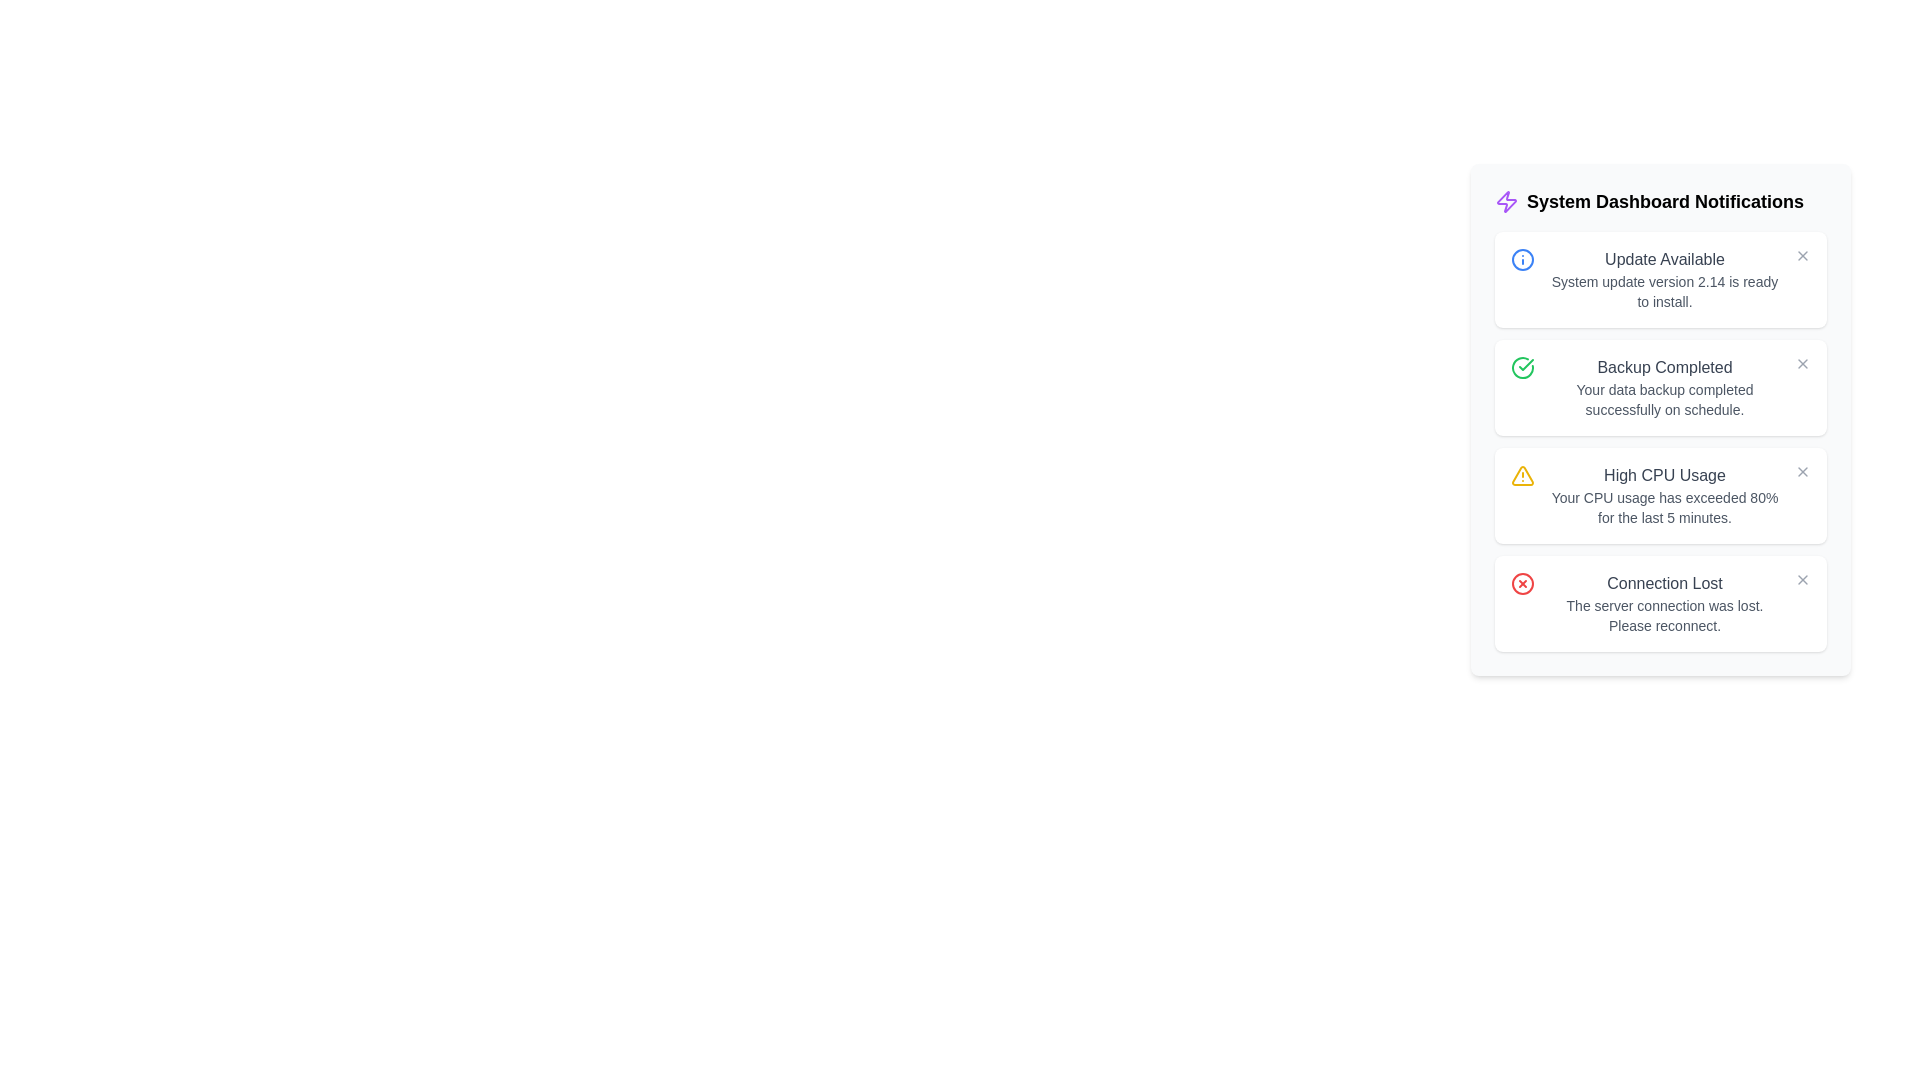 This screenshot has width=1920, height=1080. What do you see at coordinates (1521, 475) in the screenshot?
I see `the warning icon representing high CPU usage, which is a yellow outlined triangle with an exclamation mark inside, located in the third notification box from the top of the notification panel` at bounding box center [1521, 475].